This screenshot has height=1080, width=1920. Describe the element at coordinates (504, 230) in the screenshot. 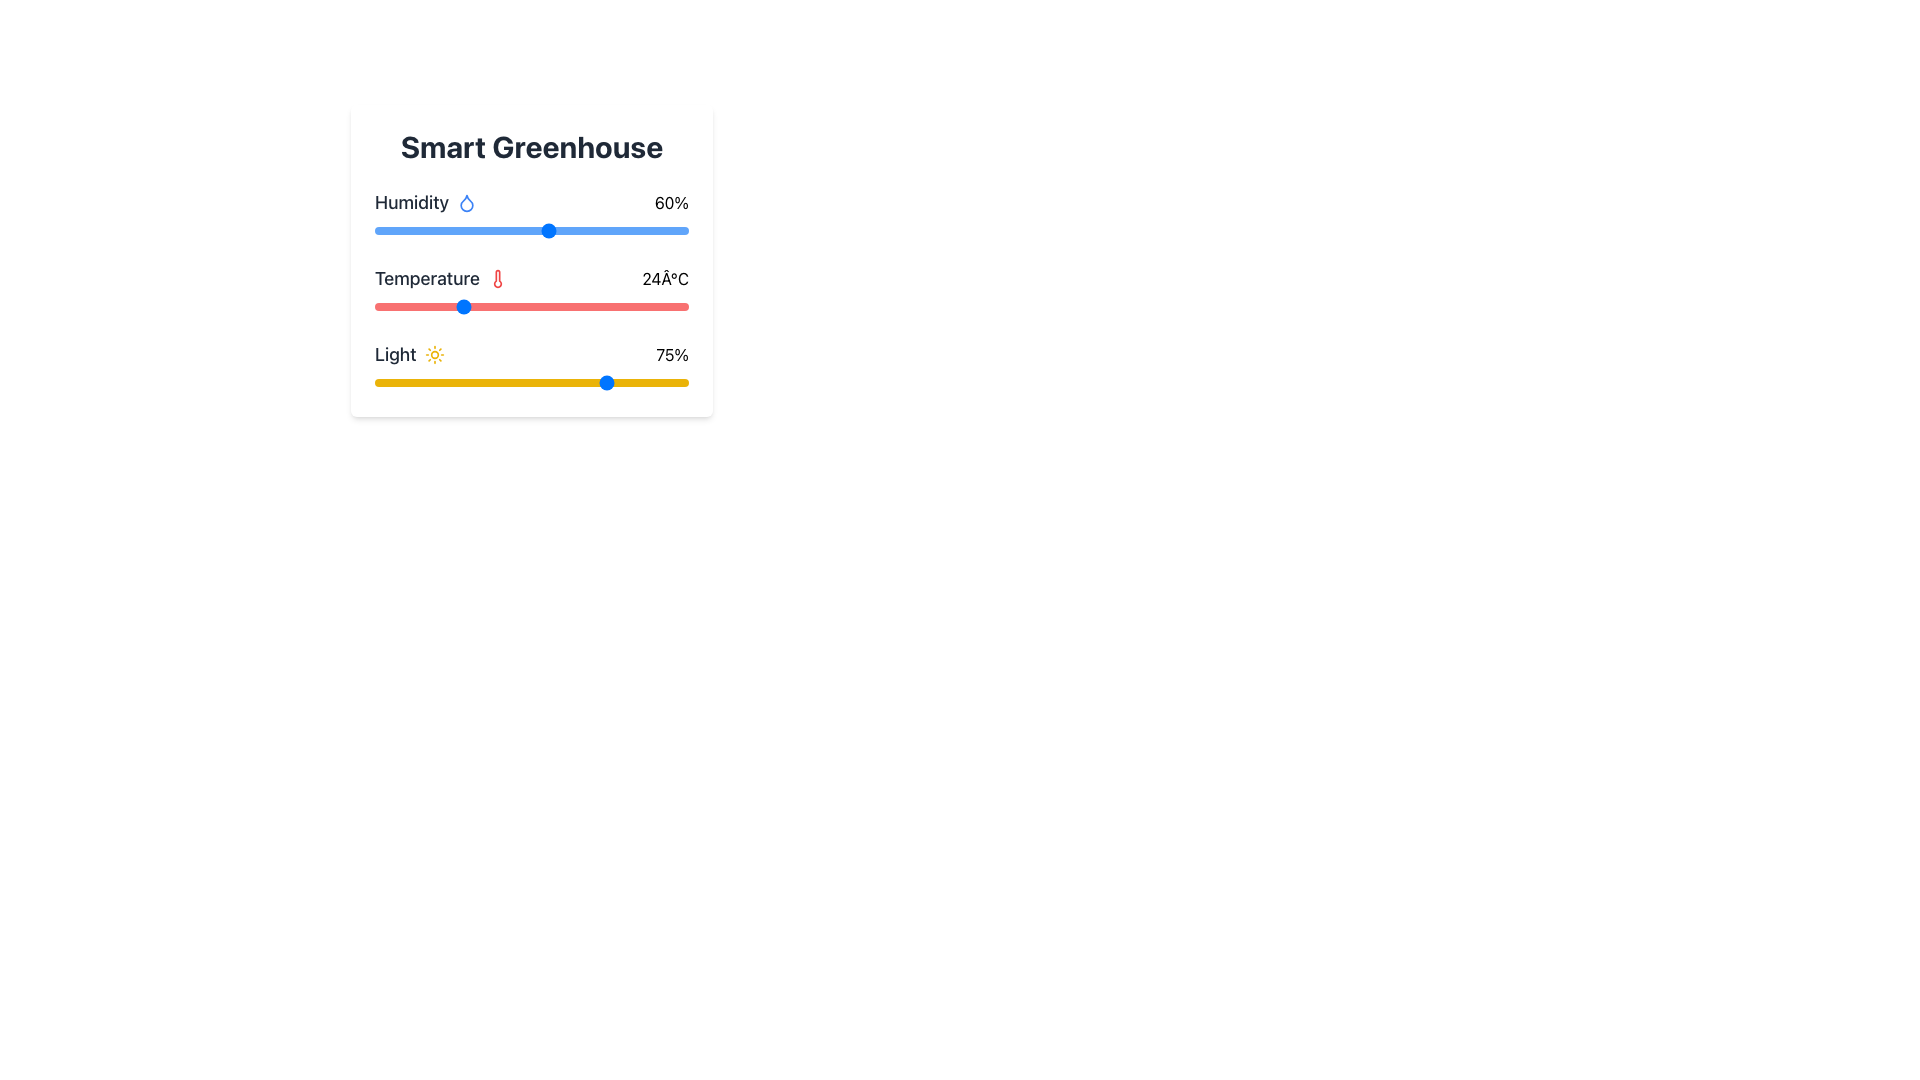

I see `the Humidity slider` at that location.